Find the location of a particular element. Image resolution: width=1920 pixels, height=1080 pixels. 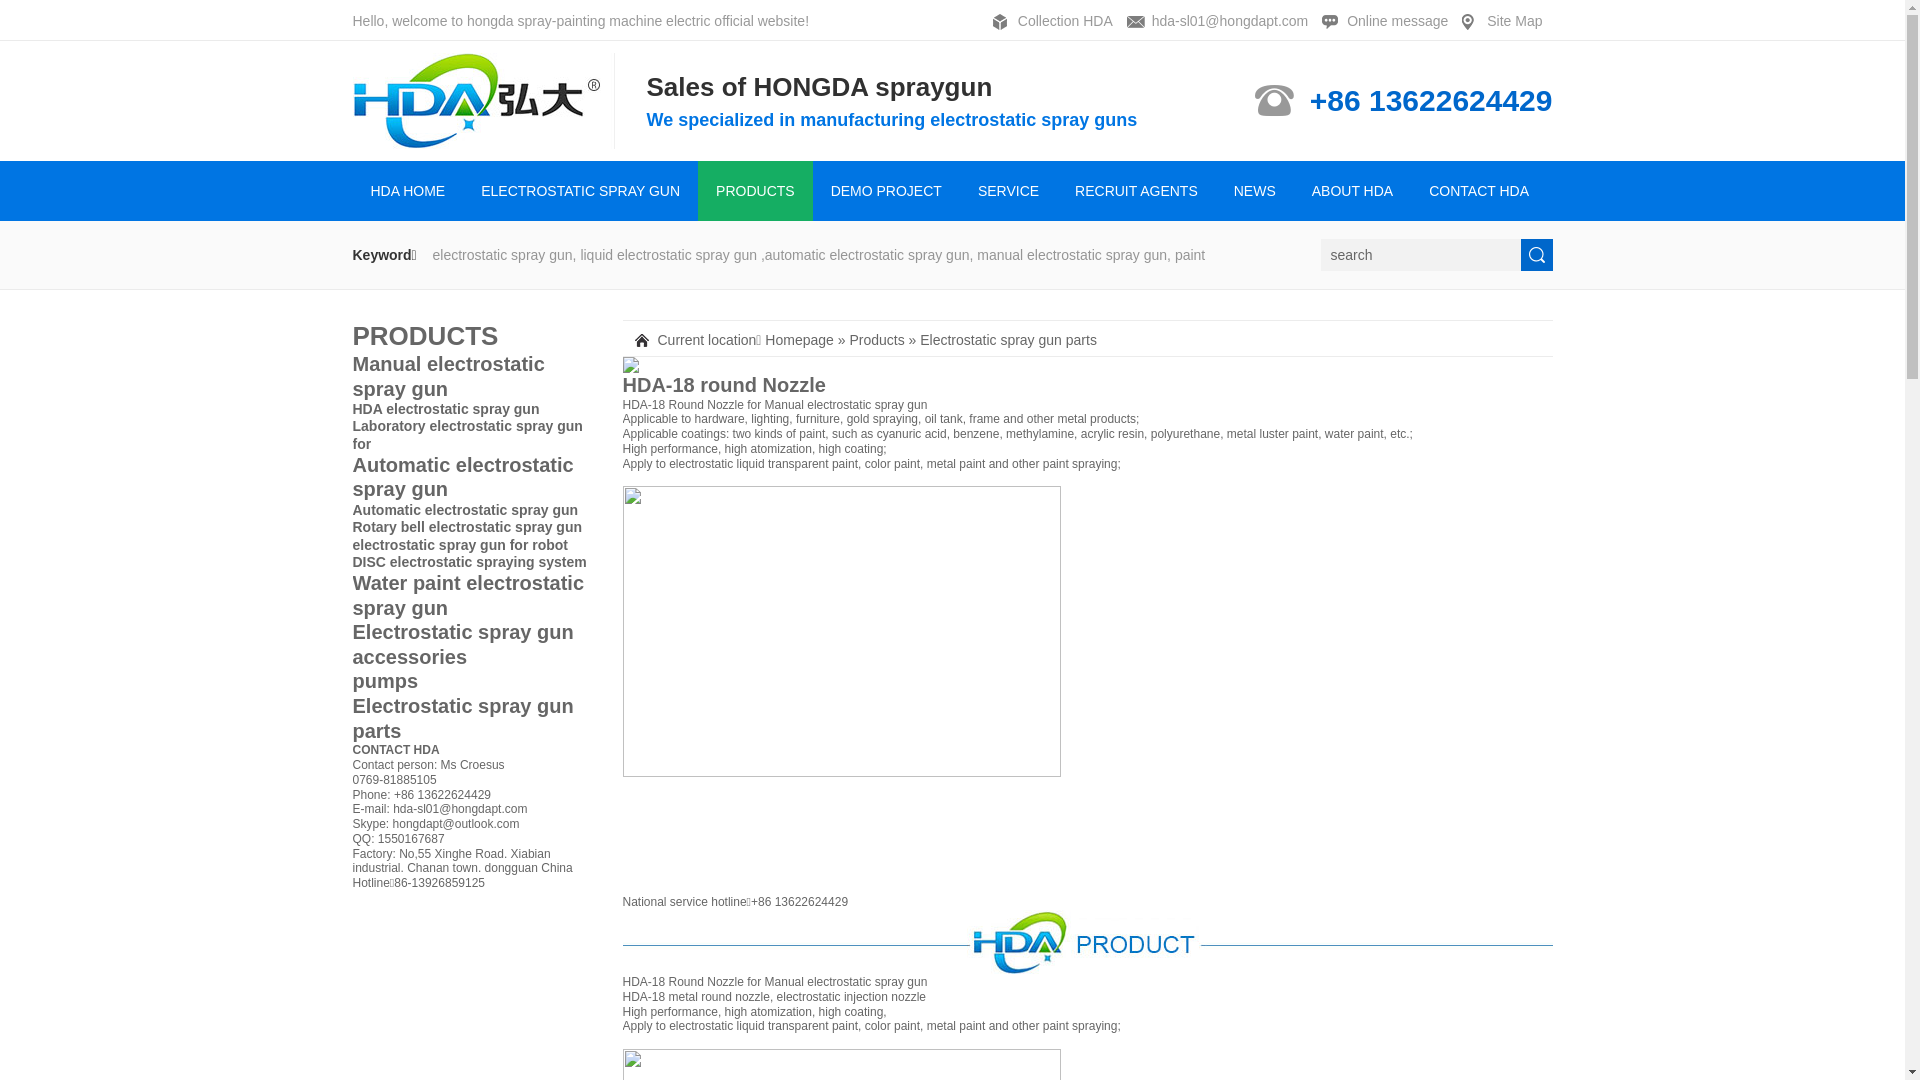

'Homepage' is located at coordinates (798, 338).